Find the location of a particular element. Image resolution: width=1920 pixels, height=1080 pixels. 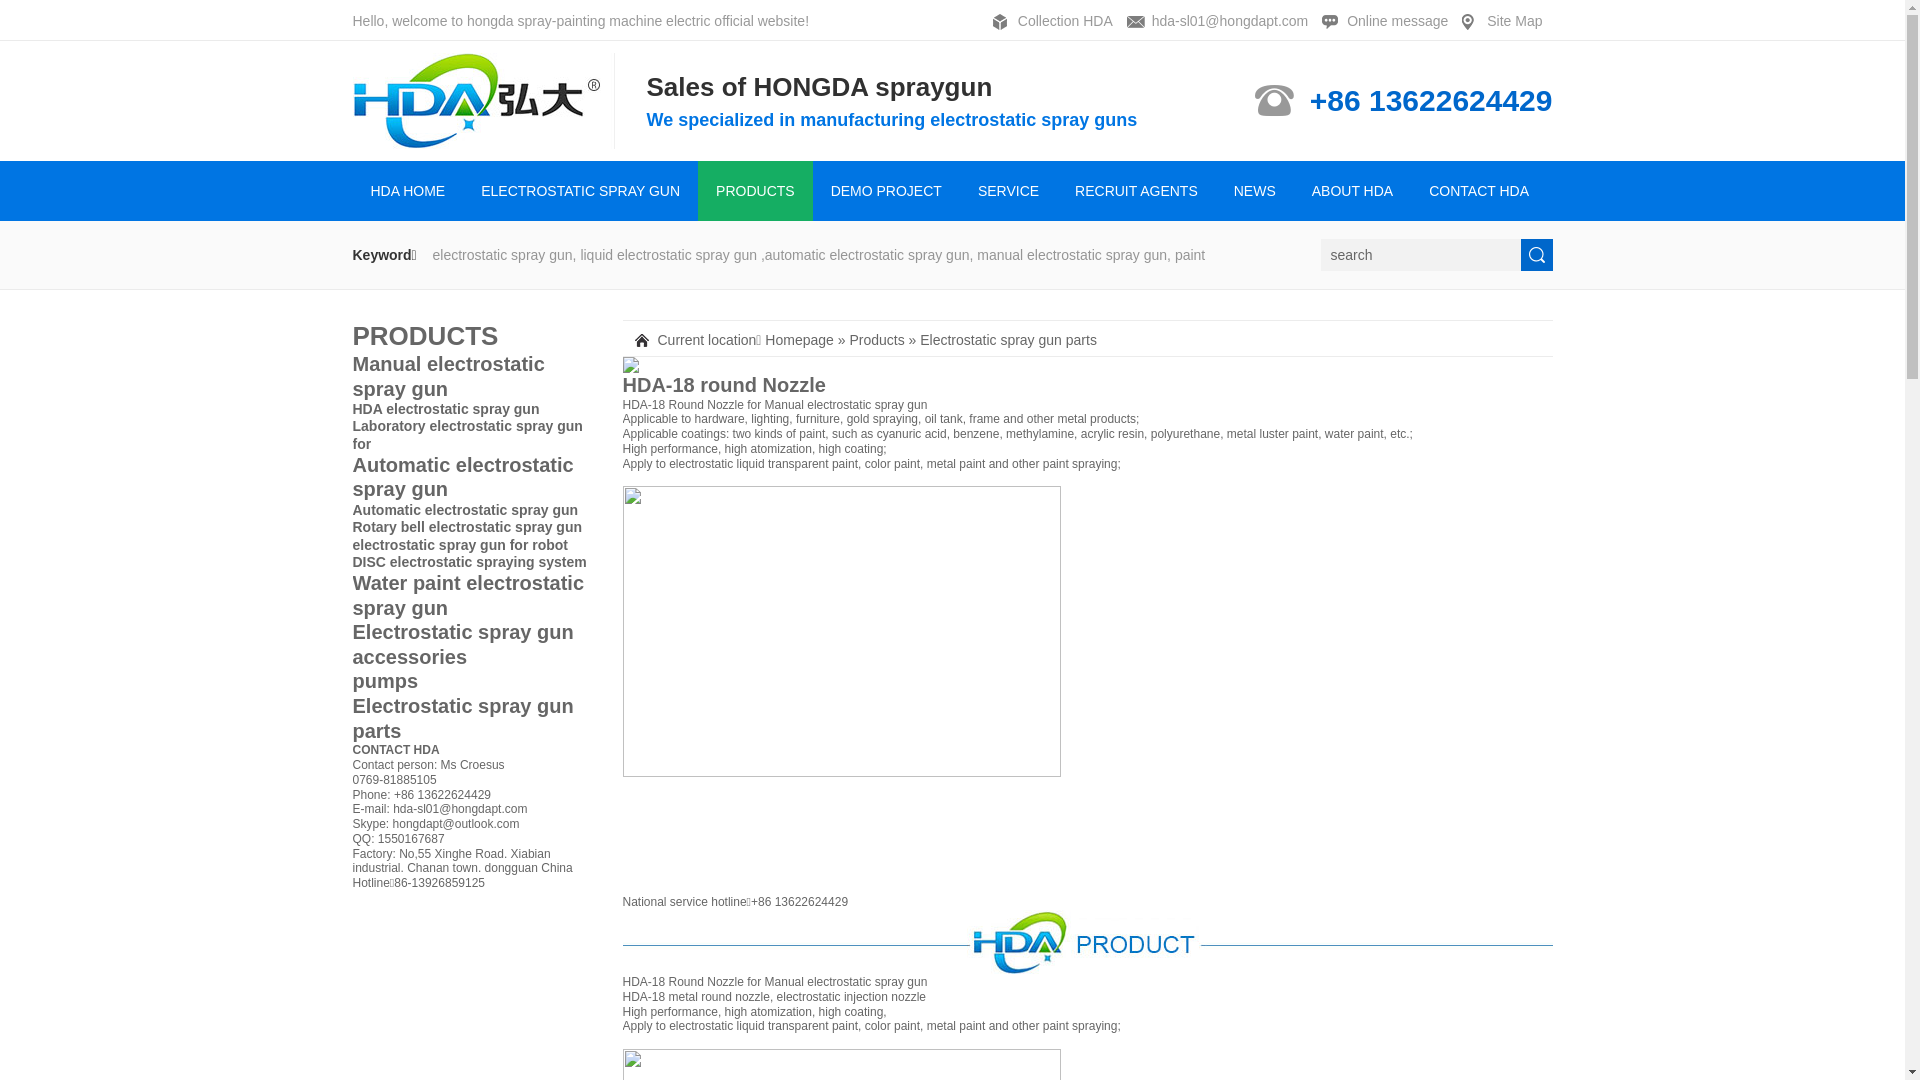

'Homepage' is located at coordinates (798, 338).